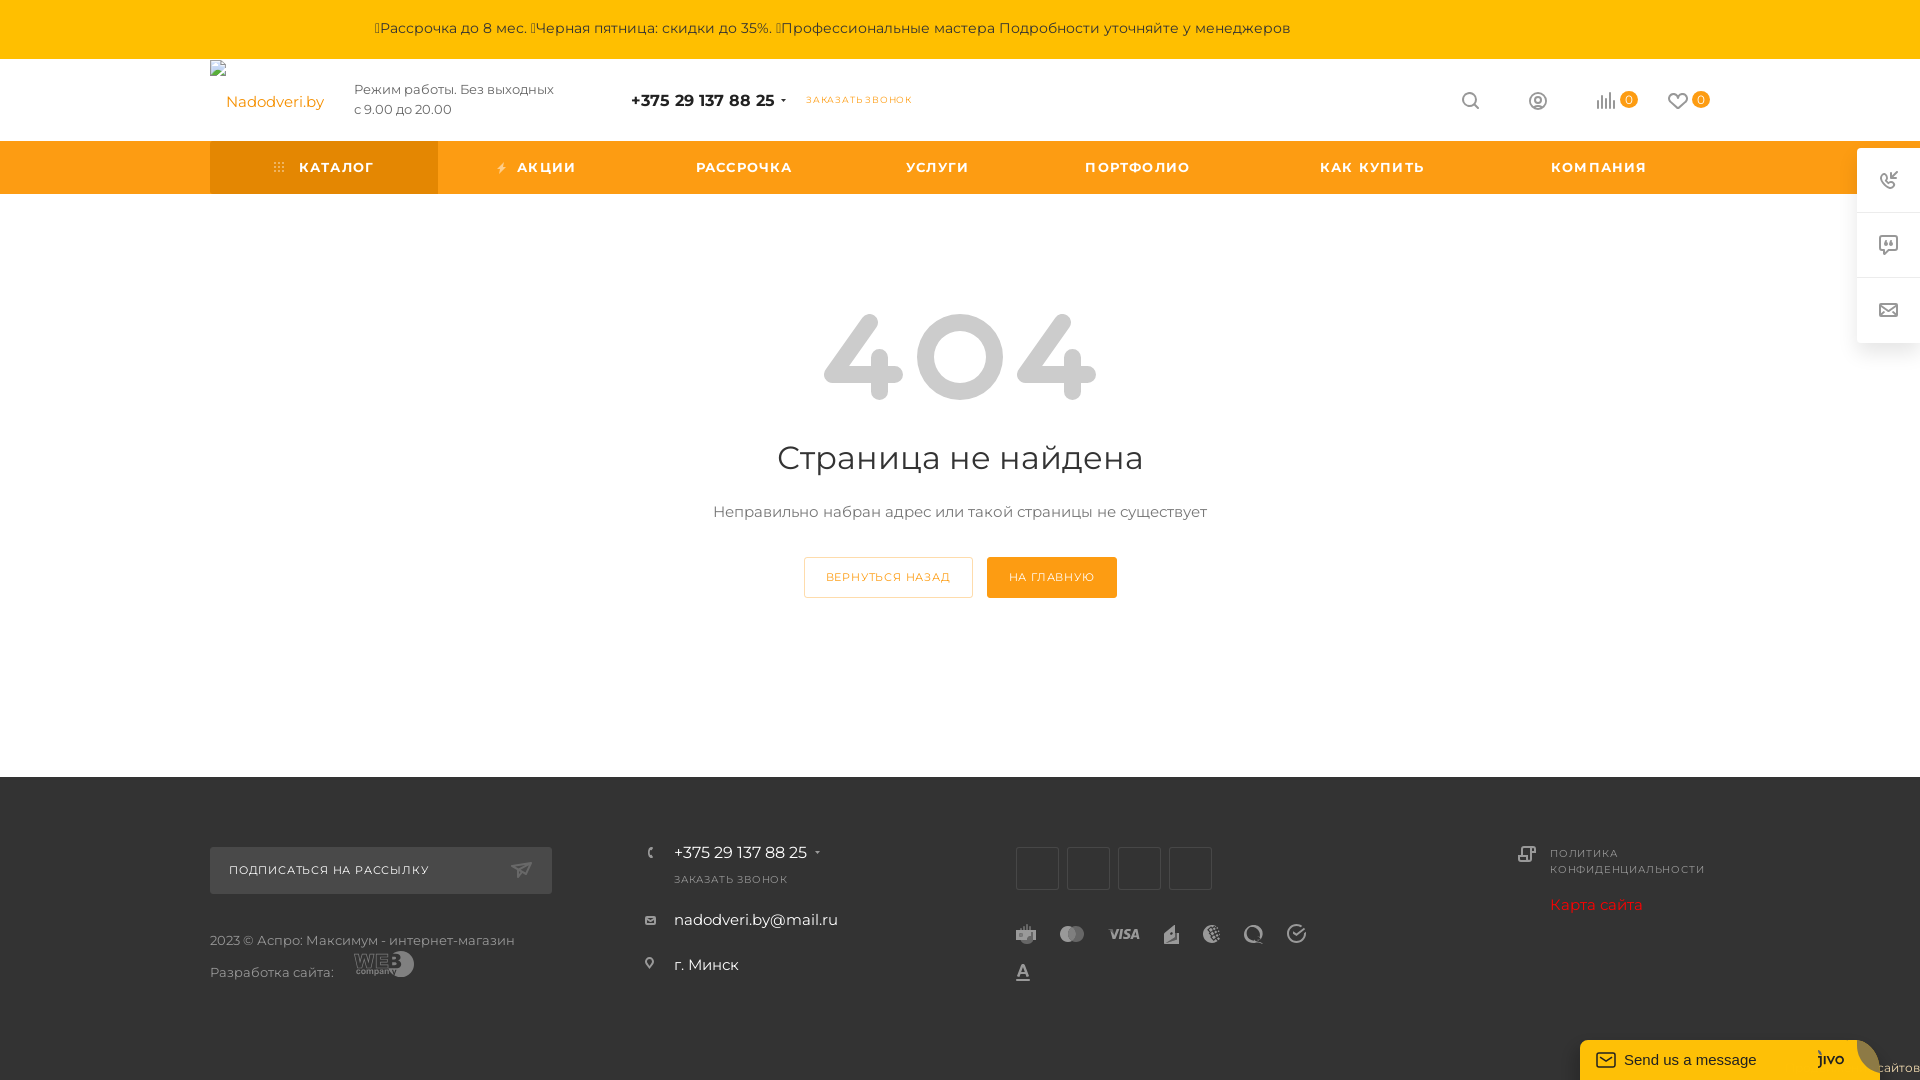 This screenshot has width=1920, height=1080. What do you see at coordinates (629, 100) in the screenshot?
I see `'+375 29 137 88 25'` at bounding box center [629, 100].